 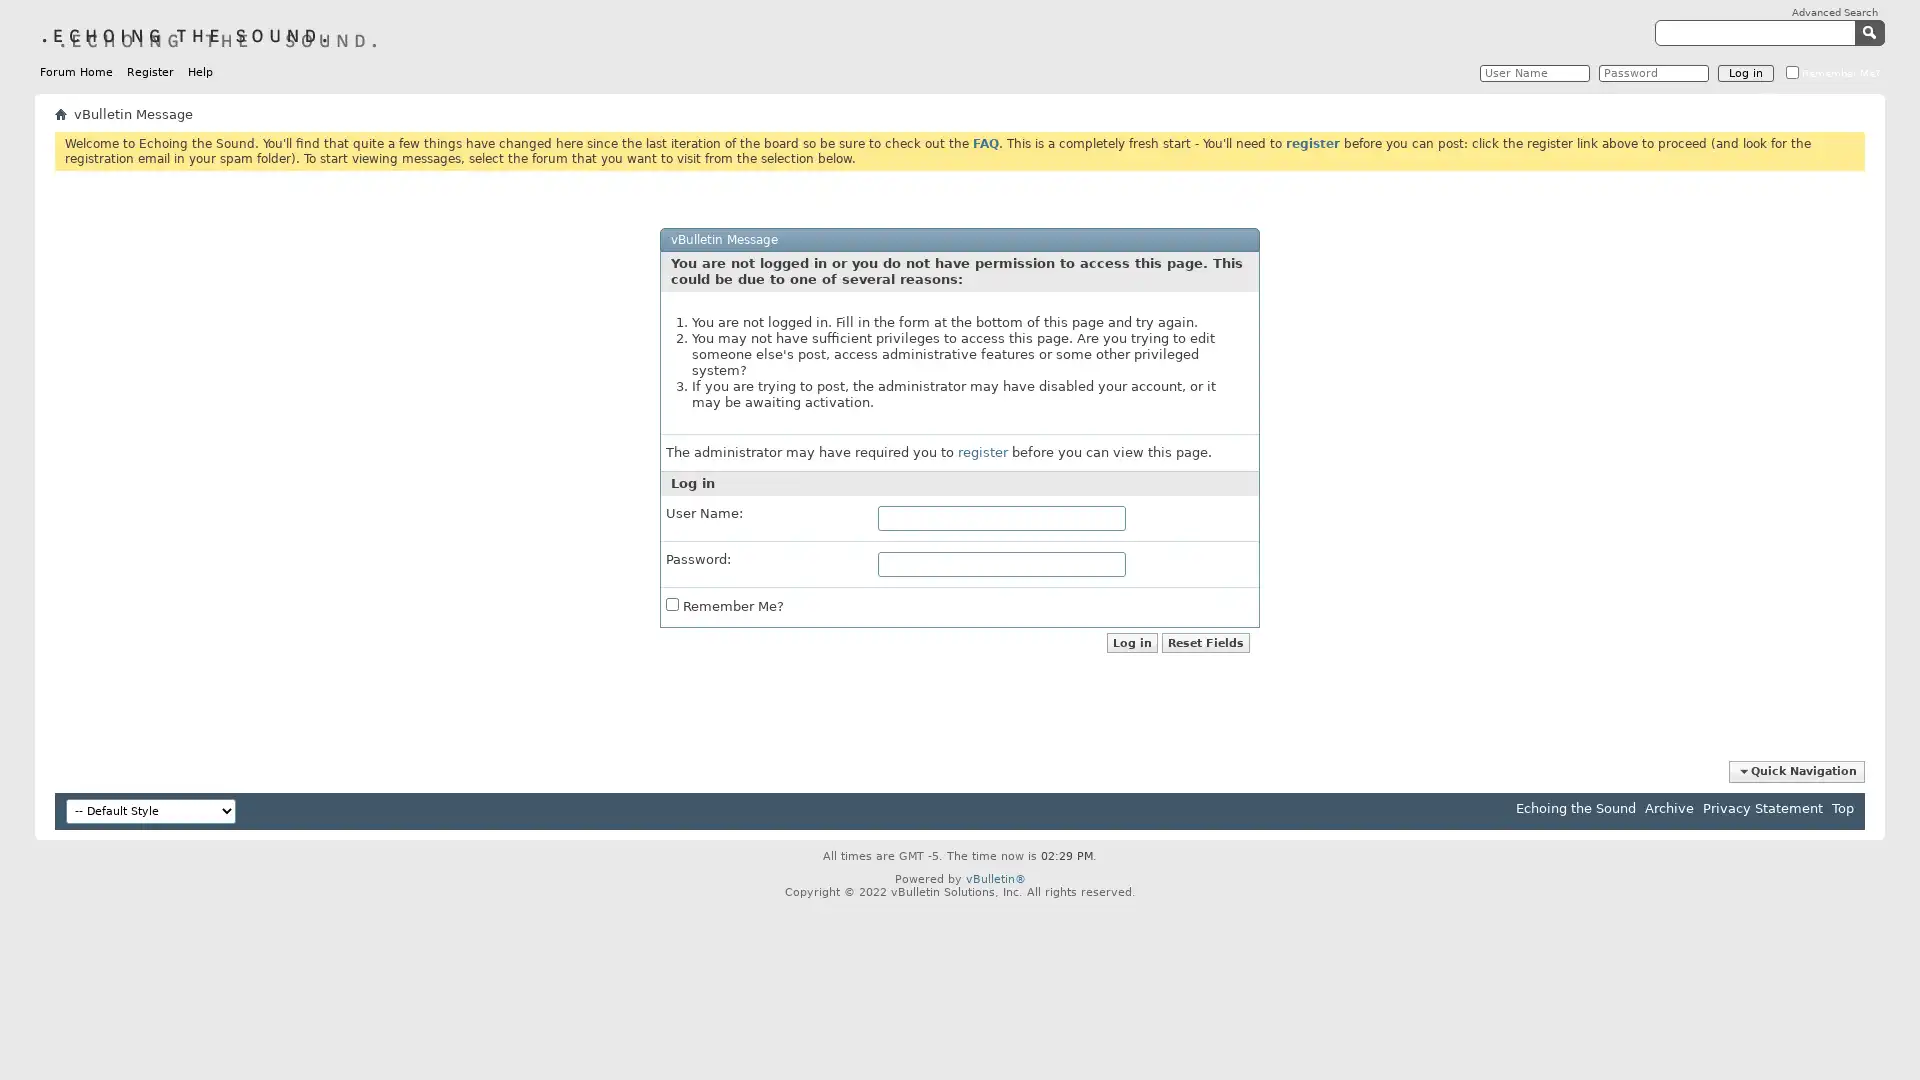 I want to click on Submit, so click(x=1871, y=31).